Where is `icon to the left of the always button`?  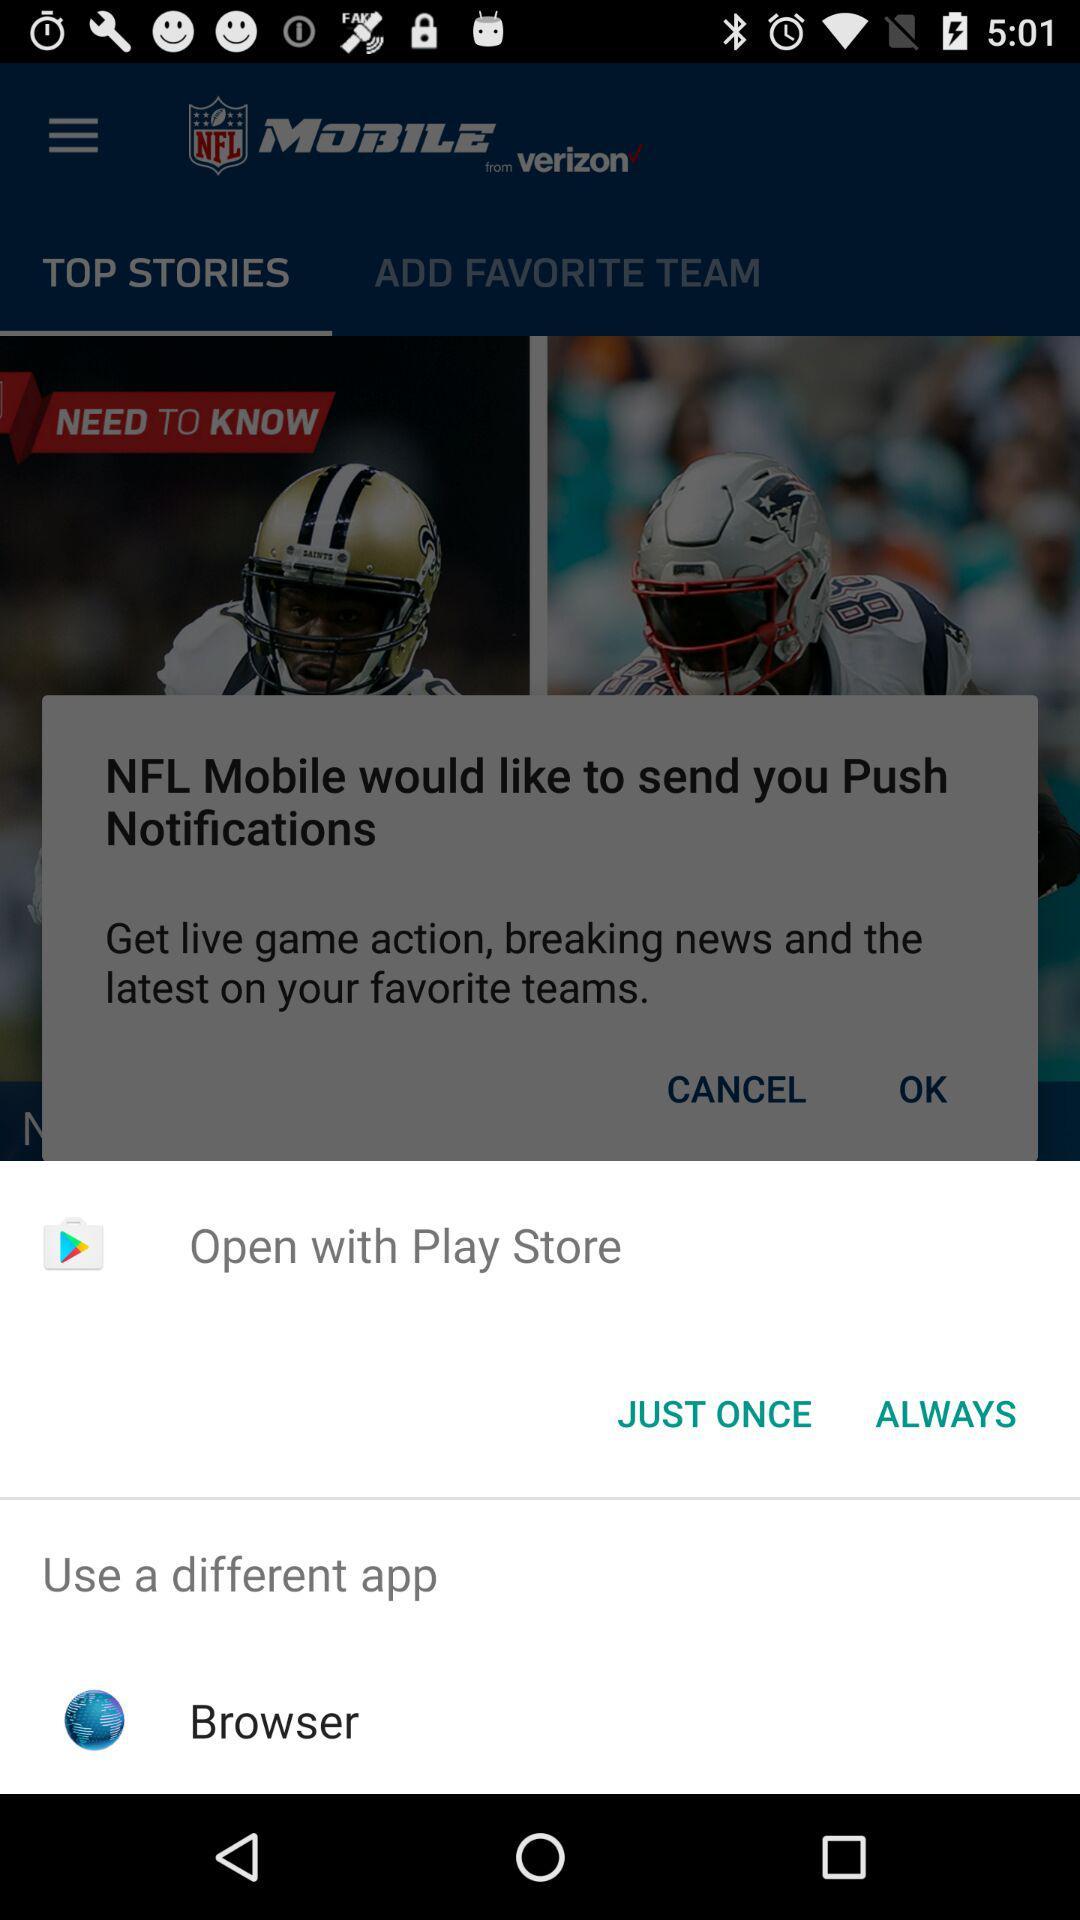
icon to the left of the always button is located at coordinates (713, 1411).